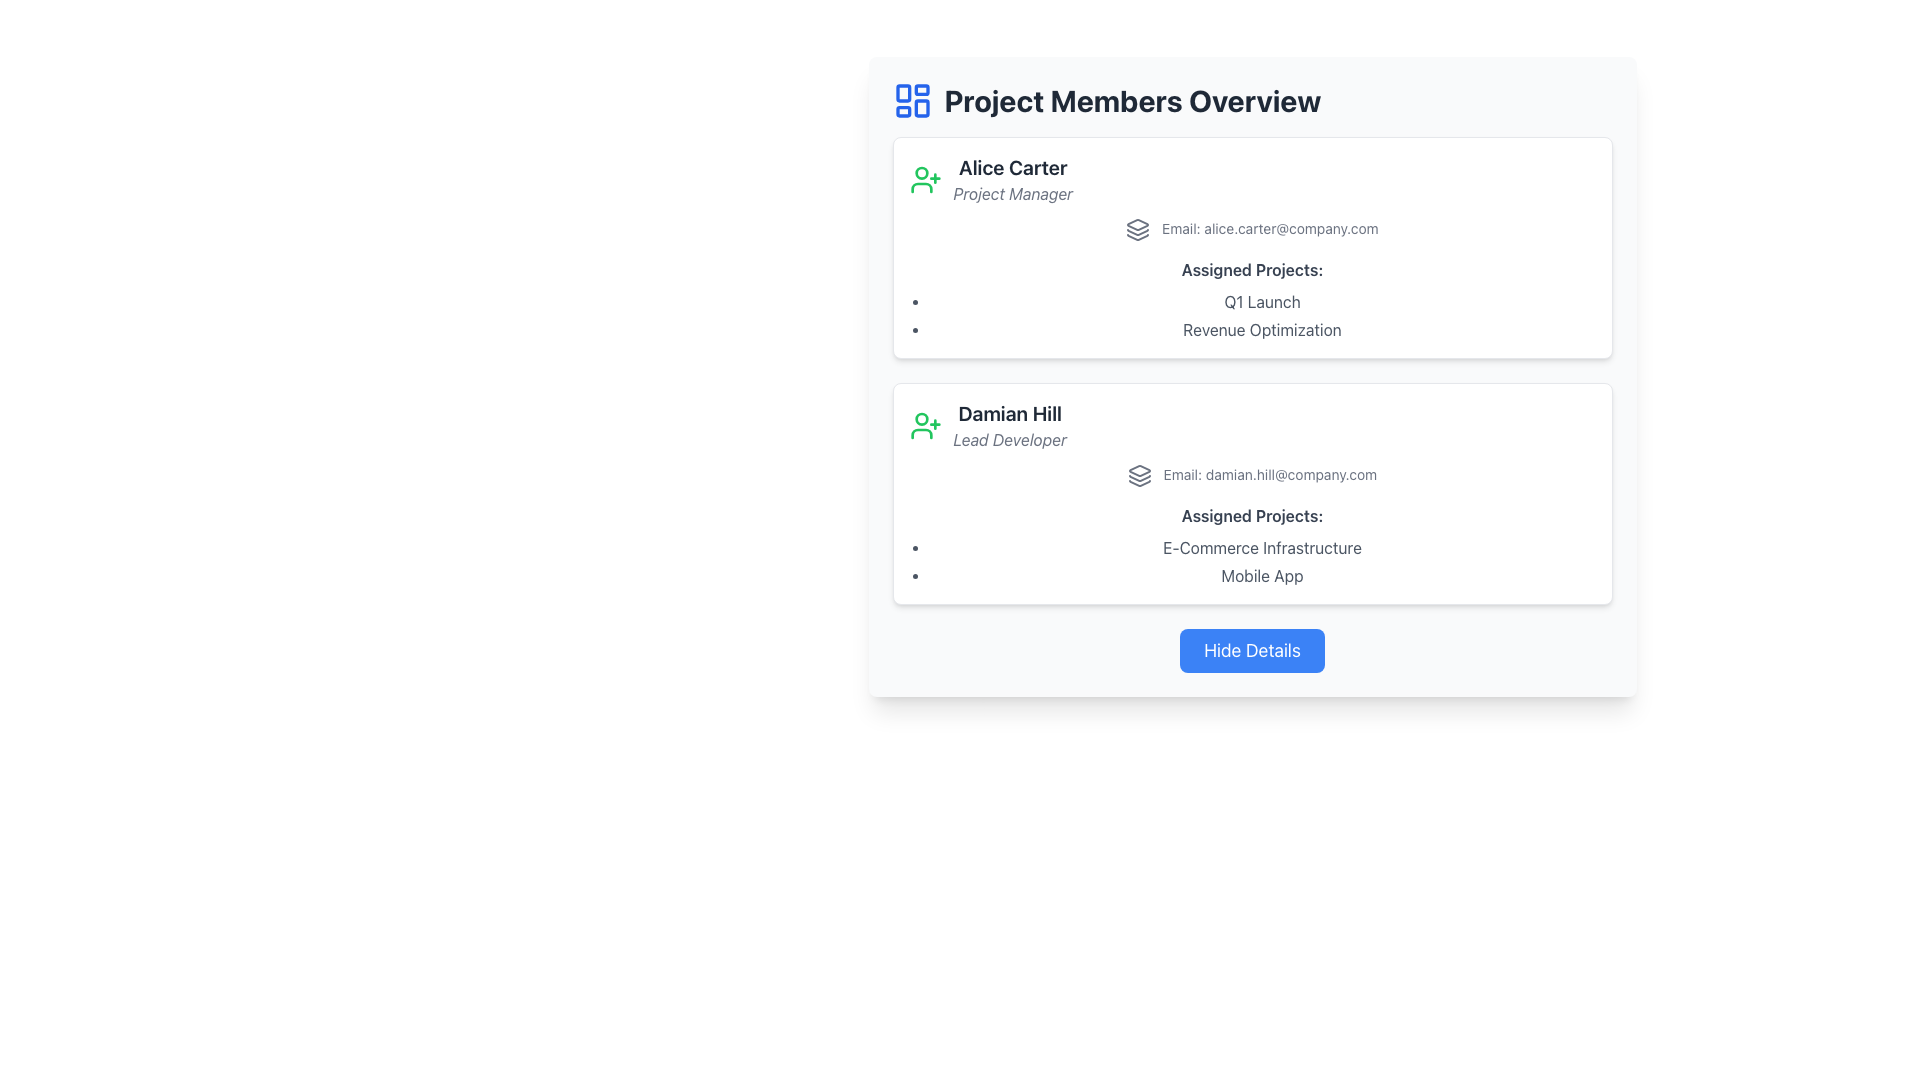  What do you see at coordinates (1261, 315) in the screenshot?
I see `text content of the bullet list item 'Q1 Launch' and 'Revenue Optimization' located in the 'Assigned Projects:' section of Alice Carter's profile card` at bounding box center [1261, 315].